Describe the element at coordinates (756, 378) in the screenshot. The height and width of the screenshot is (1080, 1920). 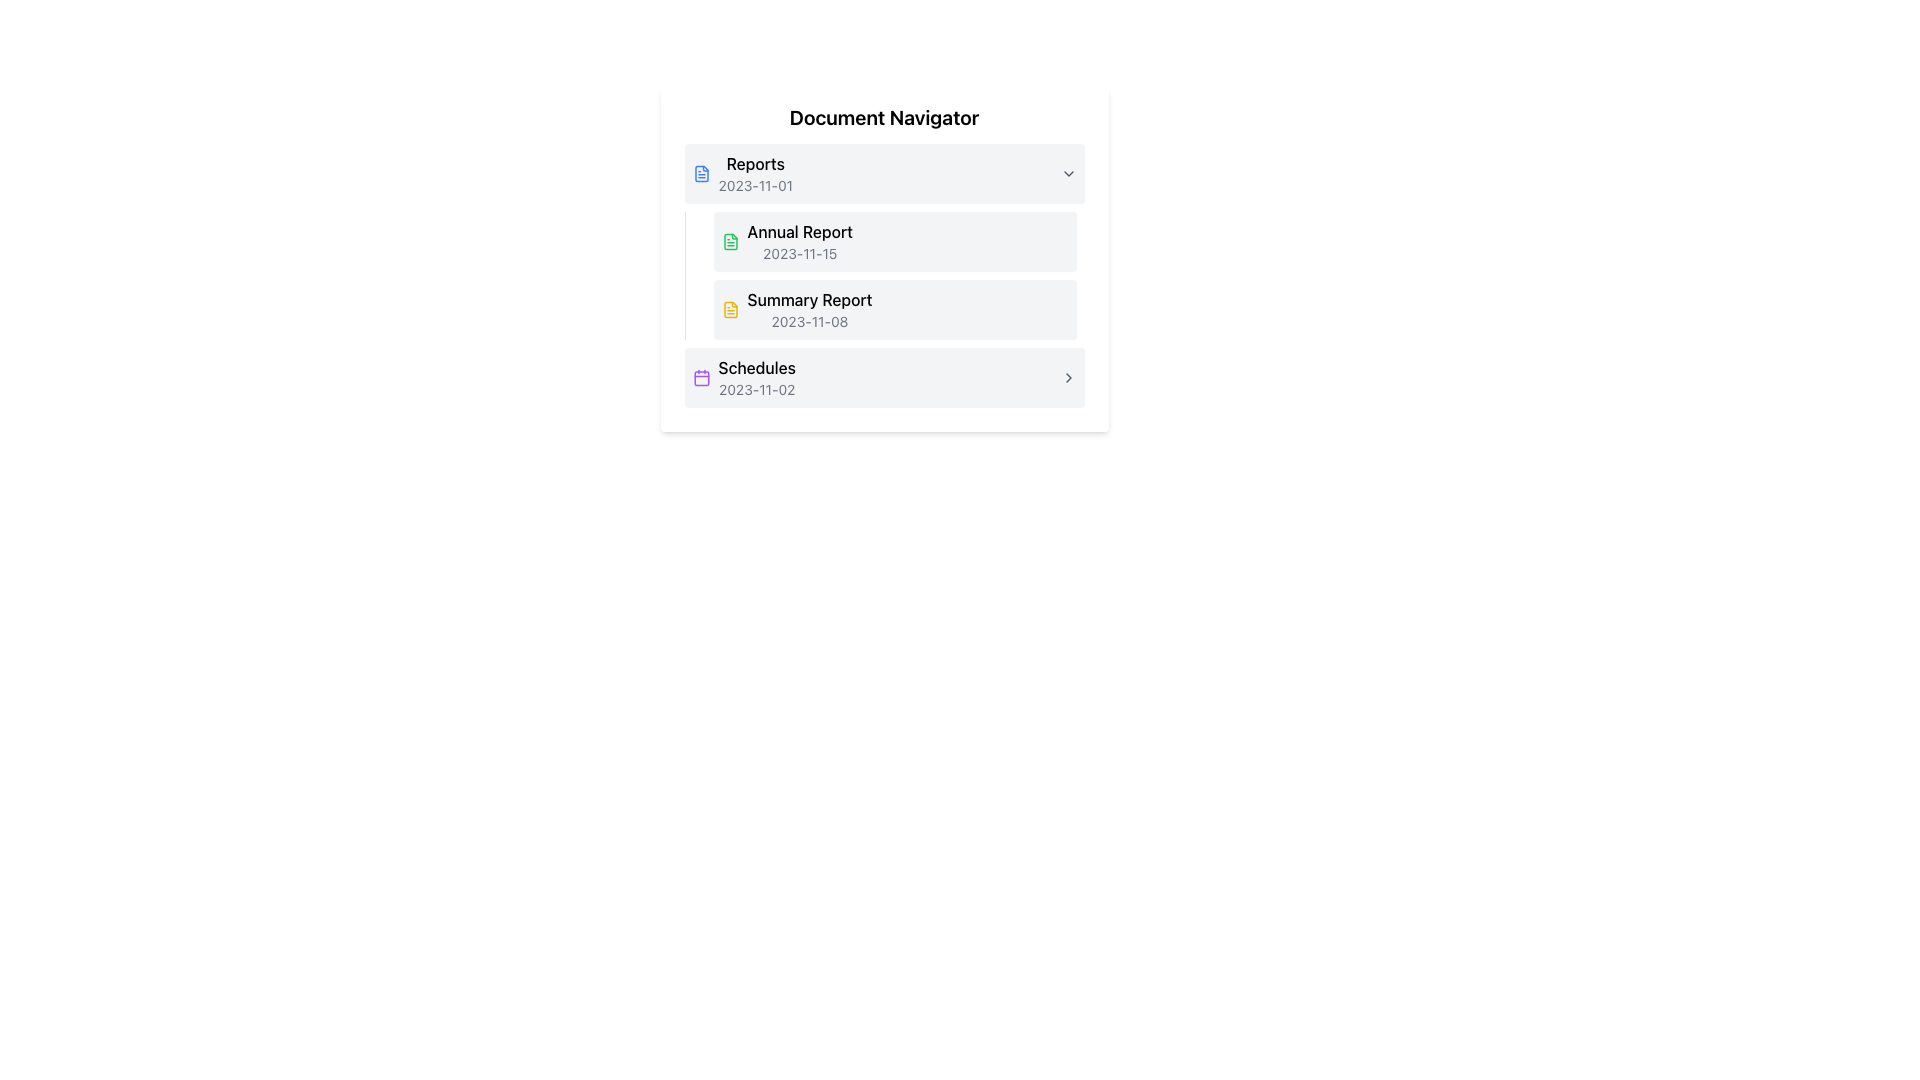
I see `text label located below the purple calendar icon, which contains the heading 'Schedules' and the subtext '2023-11-02'` at that location.